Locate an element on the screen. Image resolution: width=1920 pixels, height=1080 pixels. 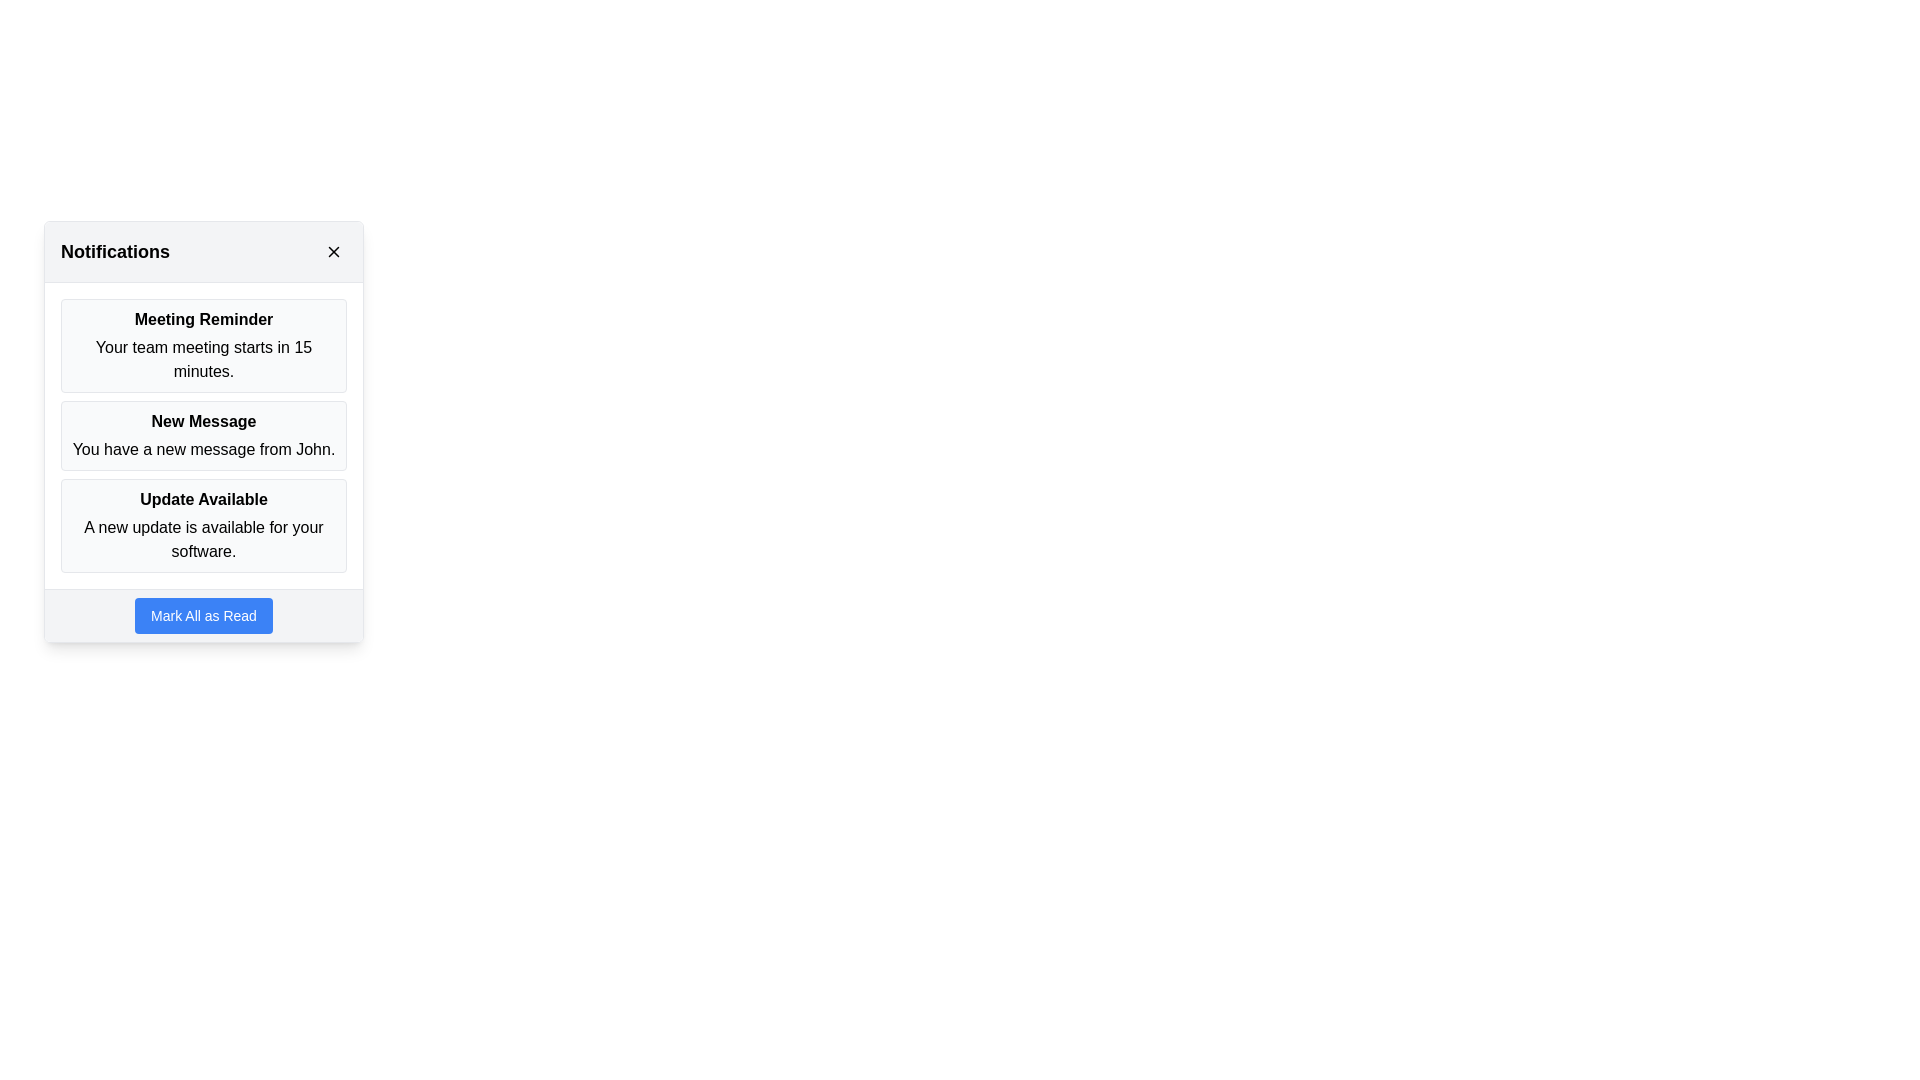
the notification card that indicates a new message received from John, which is the second notification in the vertical list of notifications is located at coordinates (203, 434).